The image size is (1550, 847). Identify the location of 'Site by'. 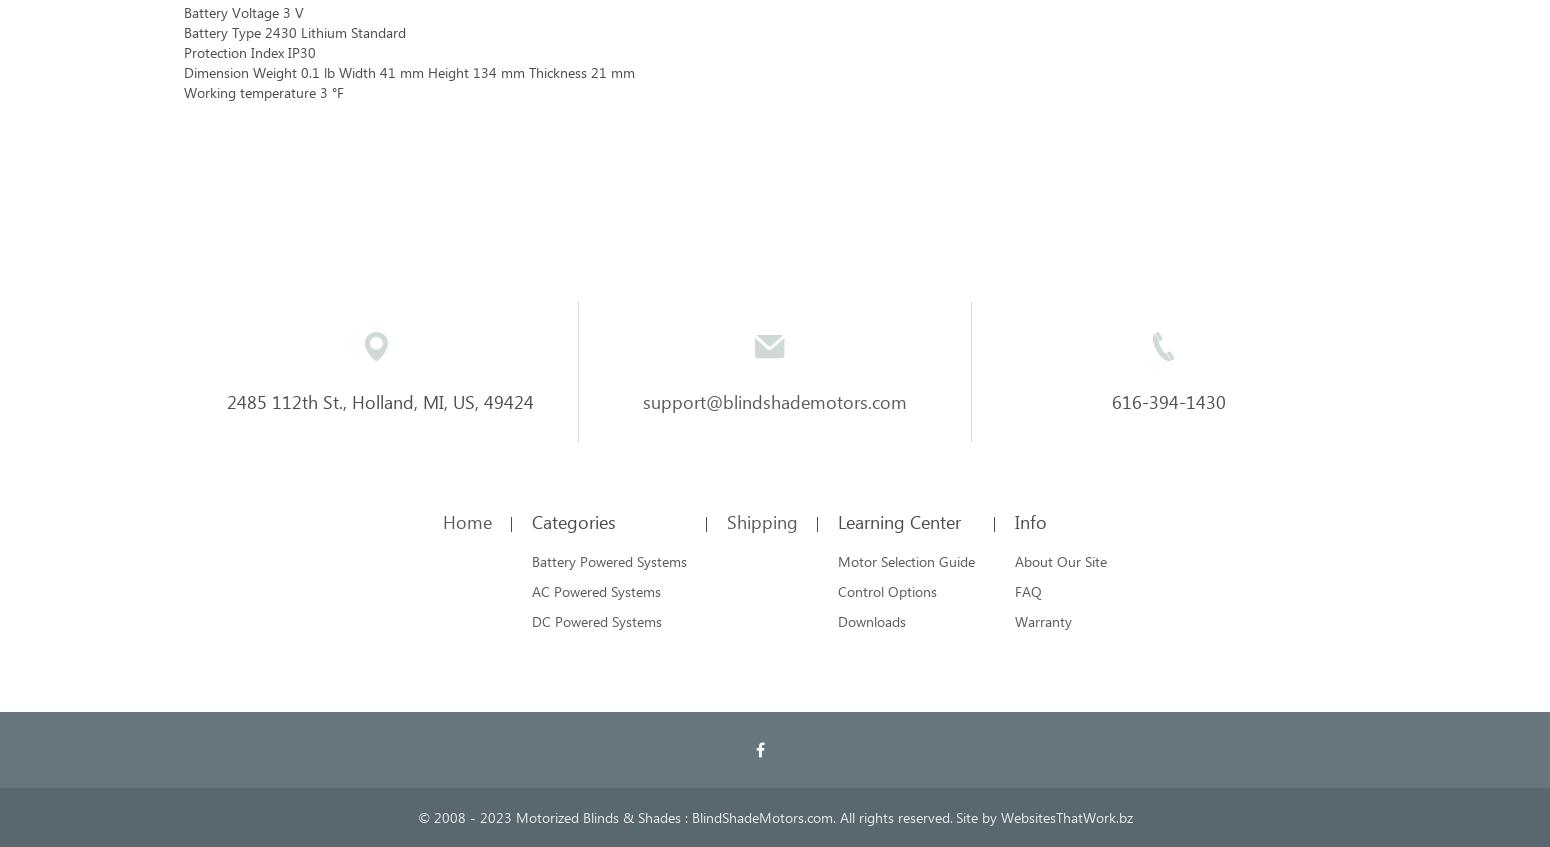
(976, 817).